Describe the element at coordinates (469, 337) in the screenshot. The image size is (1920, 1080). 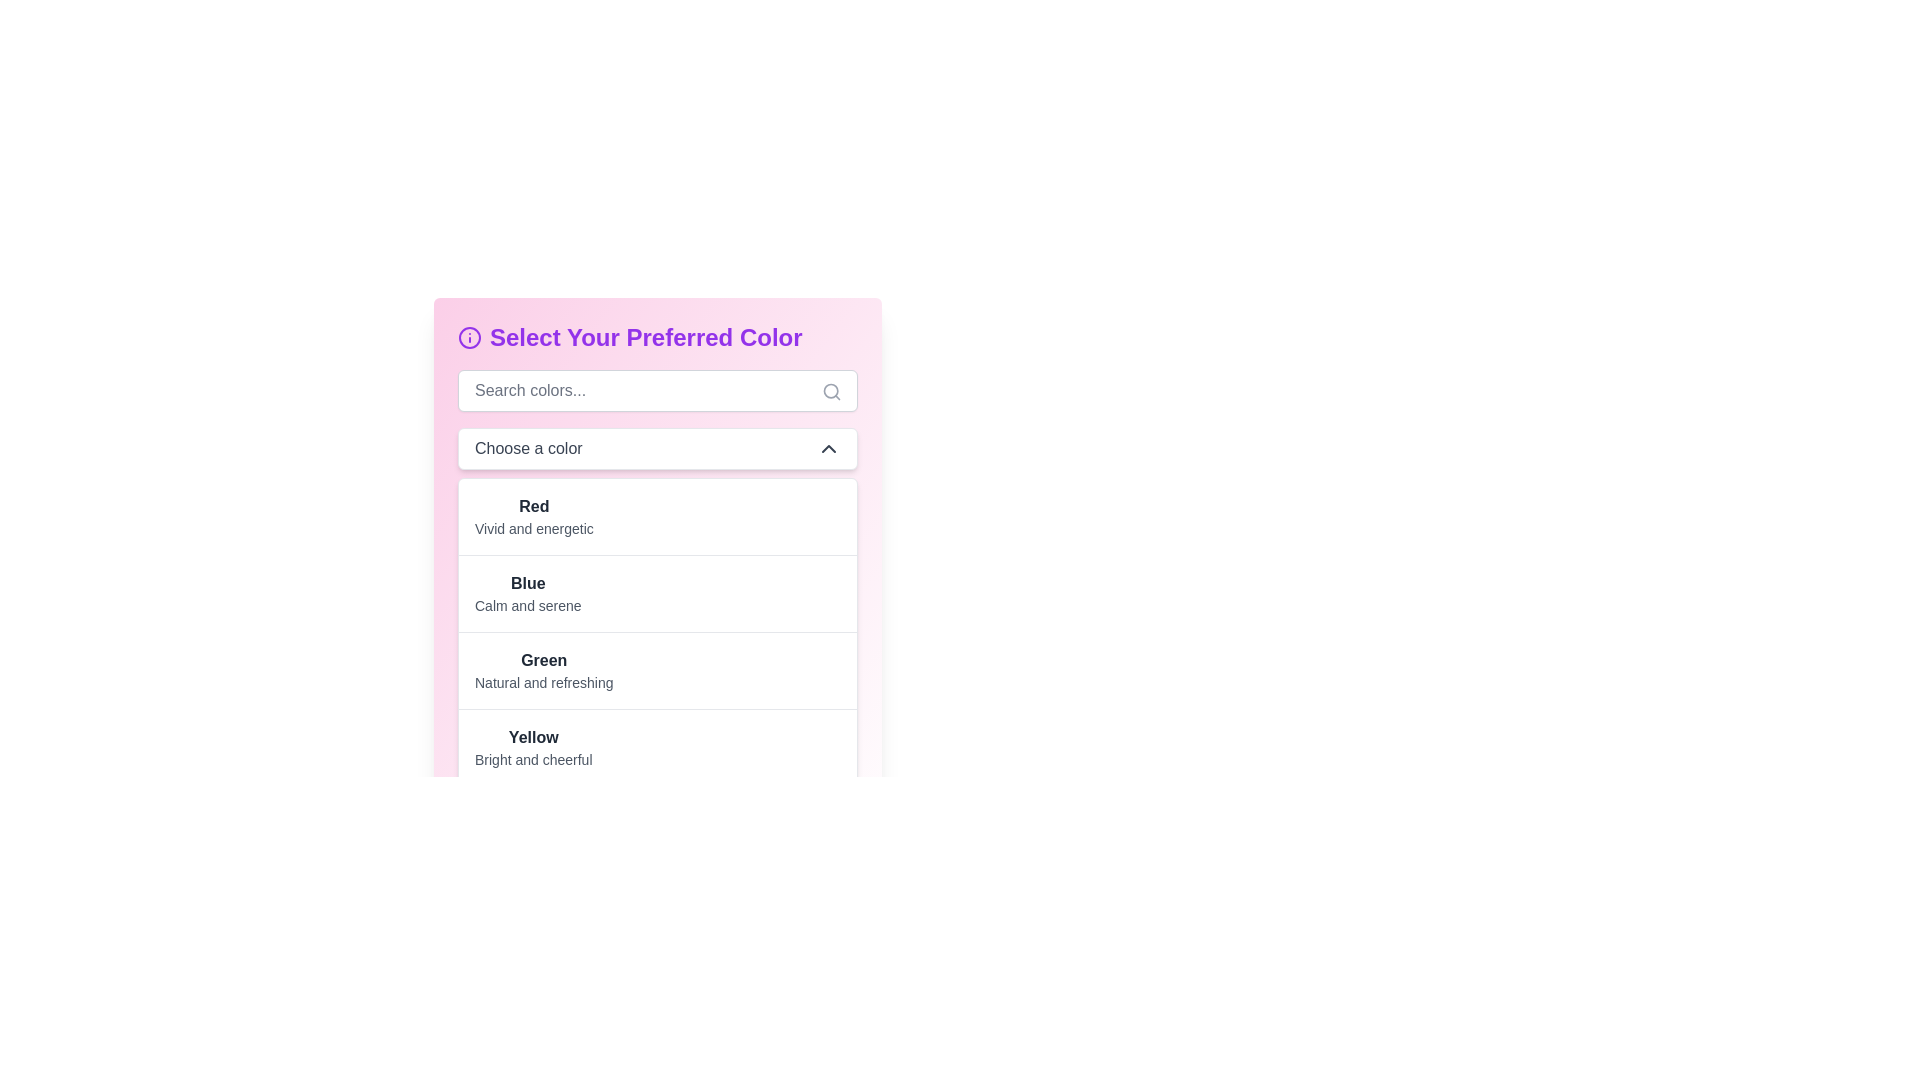
I see `the information icon located to the immediate left of the 'Select Your Preferred Color' text, which provides additional details or guidance related to color selection` at that location.